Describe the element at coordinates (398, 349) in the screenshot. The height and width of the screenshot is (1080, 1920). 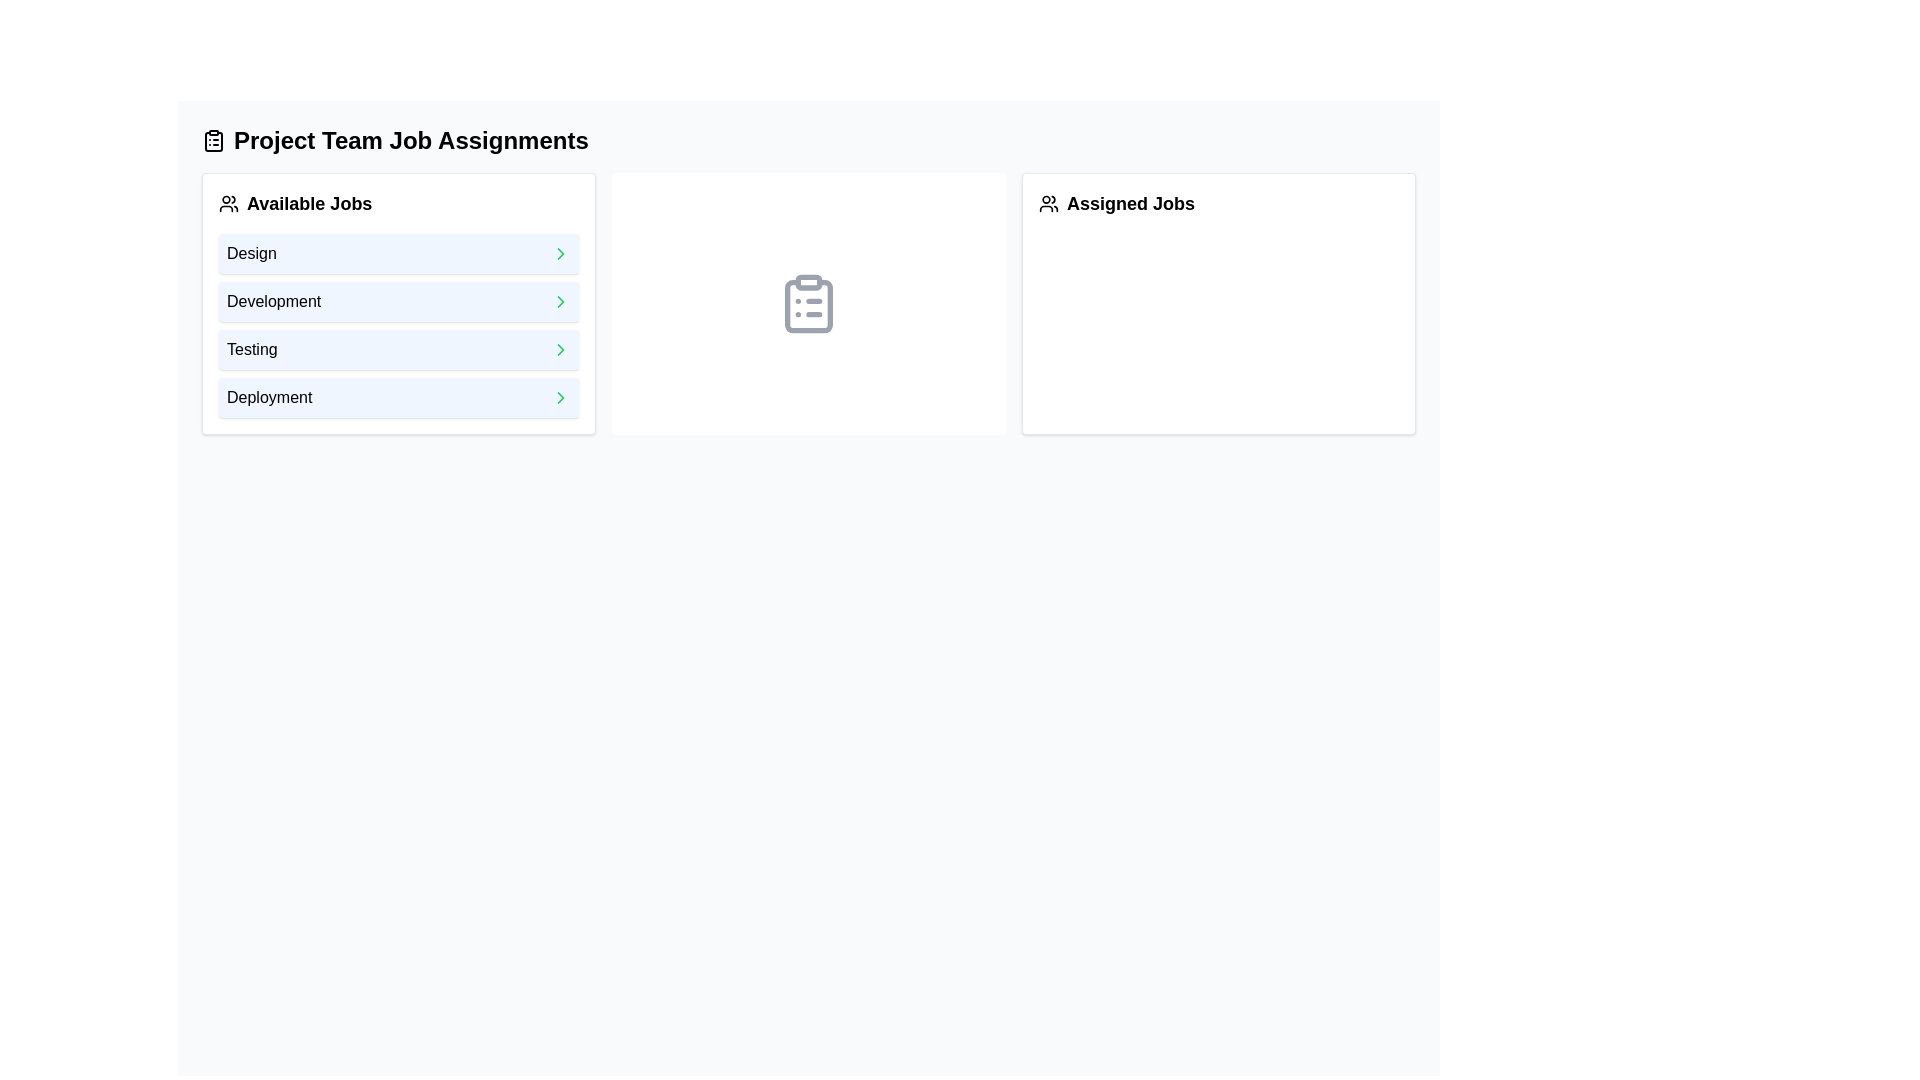
I see `the 'Testing' job card` at that location.